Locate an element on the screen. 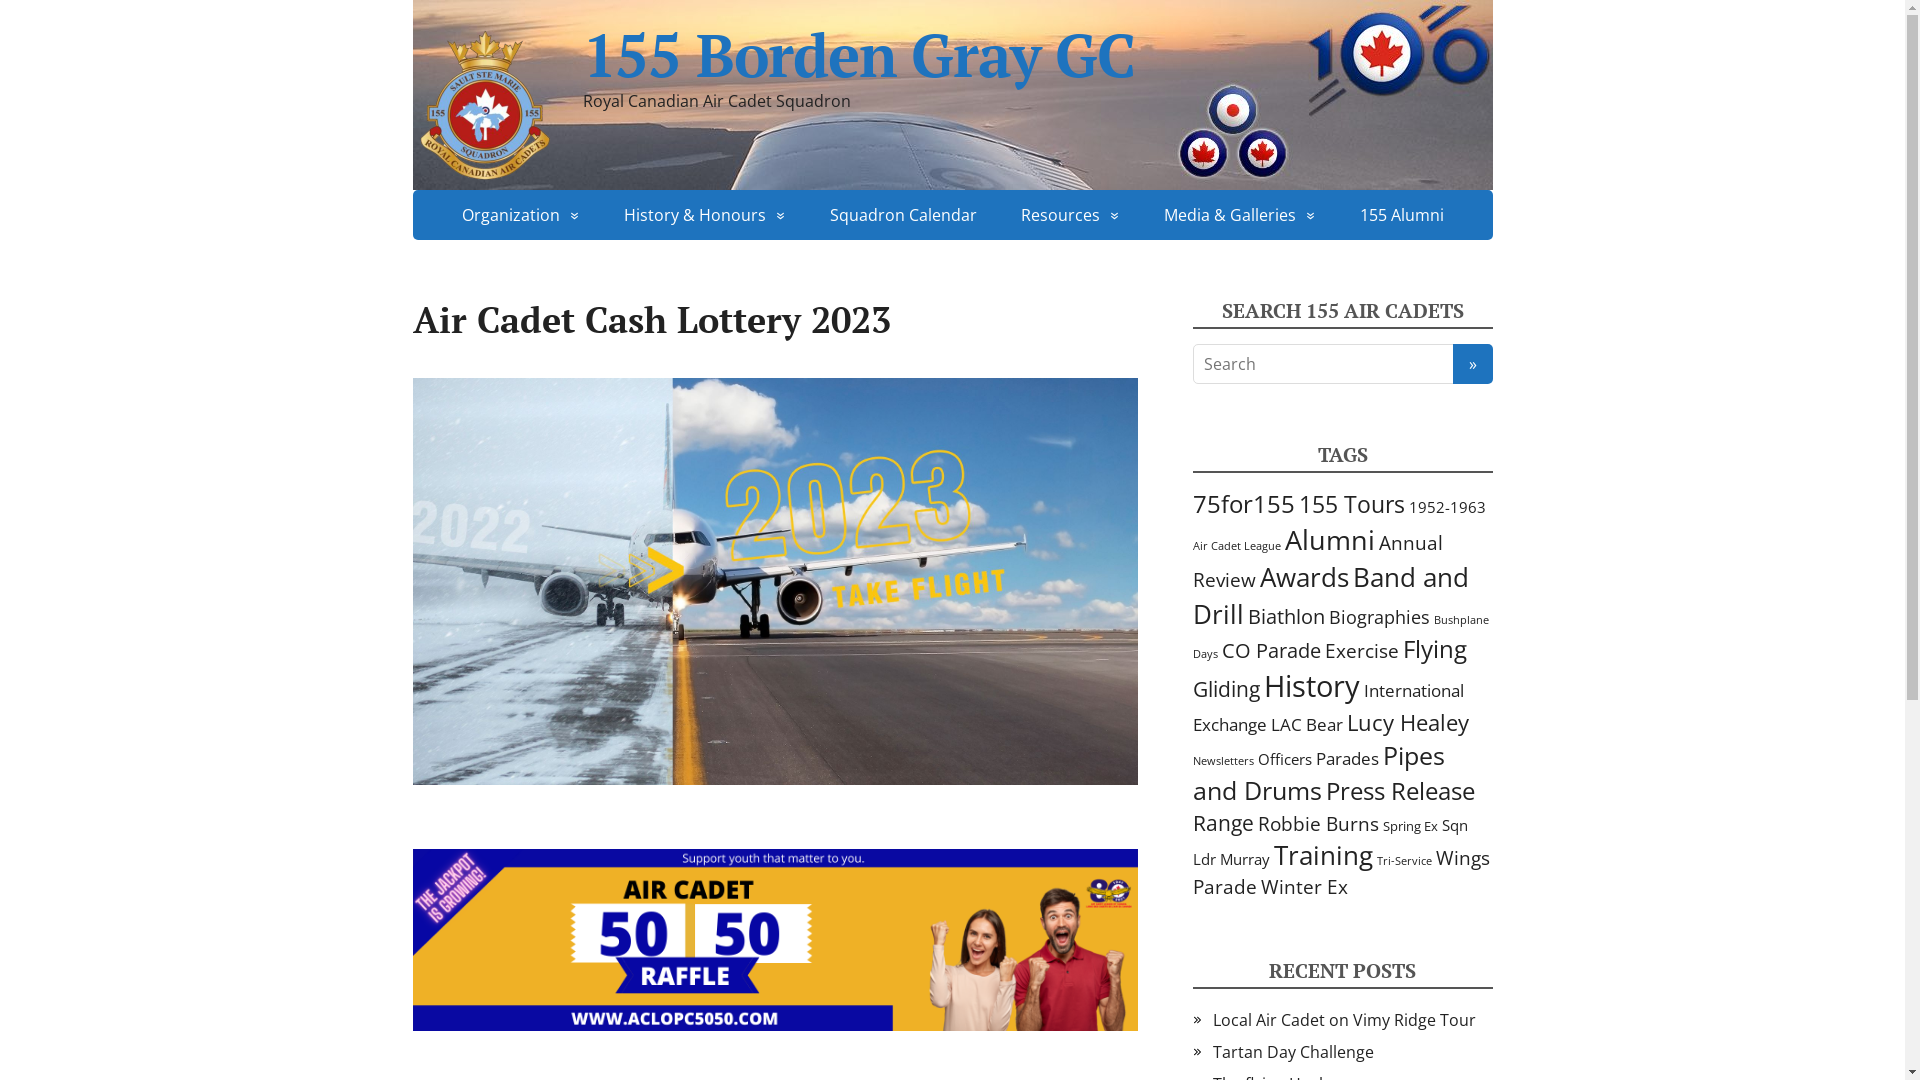 This screenshot has height=1080, width=1920. 'Lucy Healey' is located at coordinates (1345, 721).